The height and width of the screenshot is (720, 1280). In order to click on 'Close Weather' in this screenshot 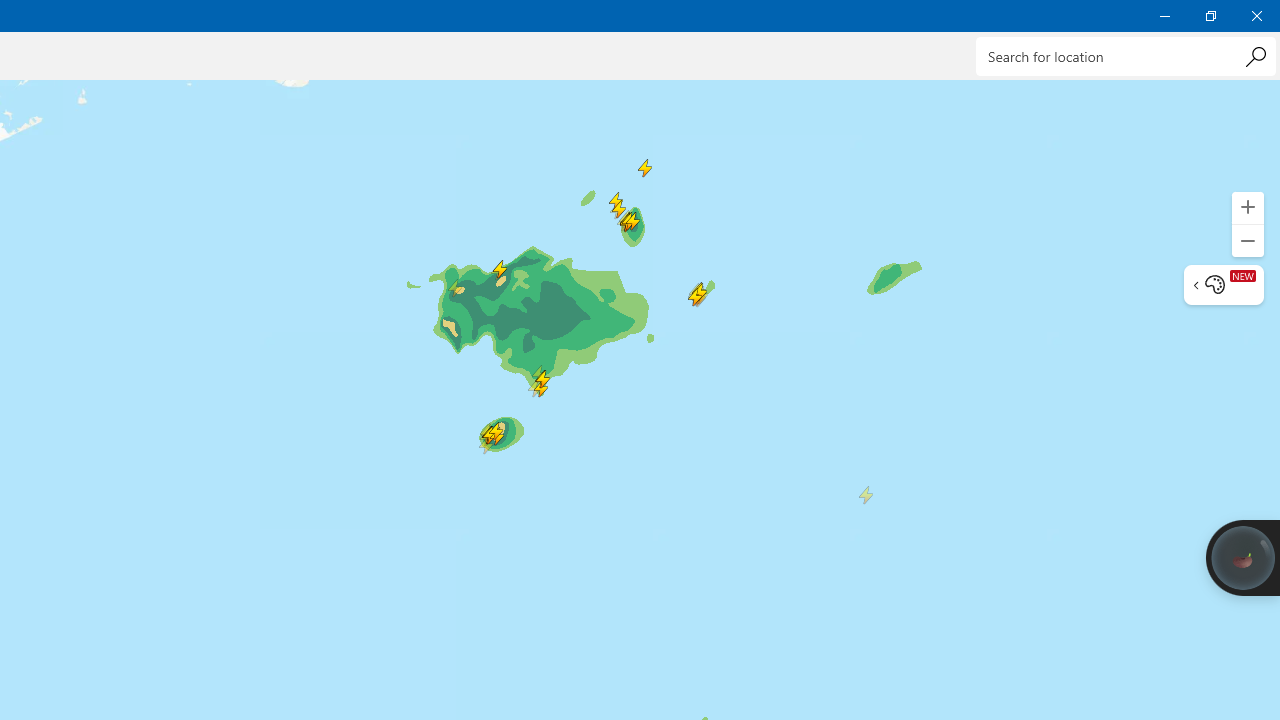, I will do `click(1255, 15)`.